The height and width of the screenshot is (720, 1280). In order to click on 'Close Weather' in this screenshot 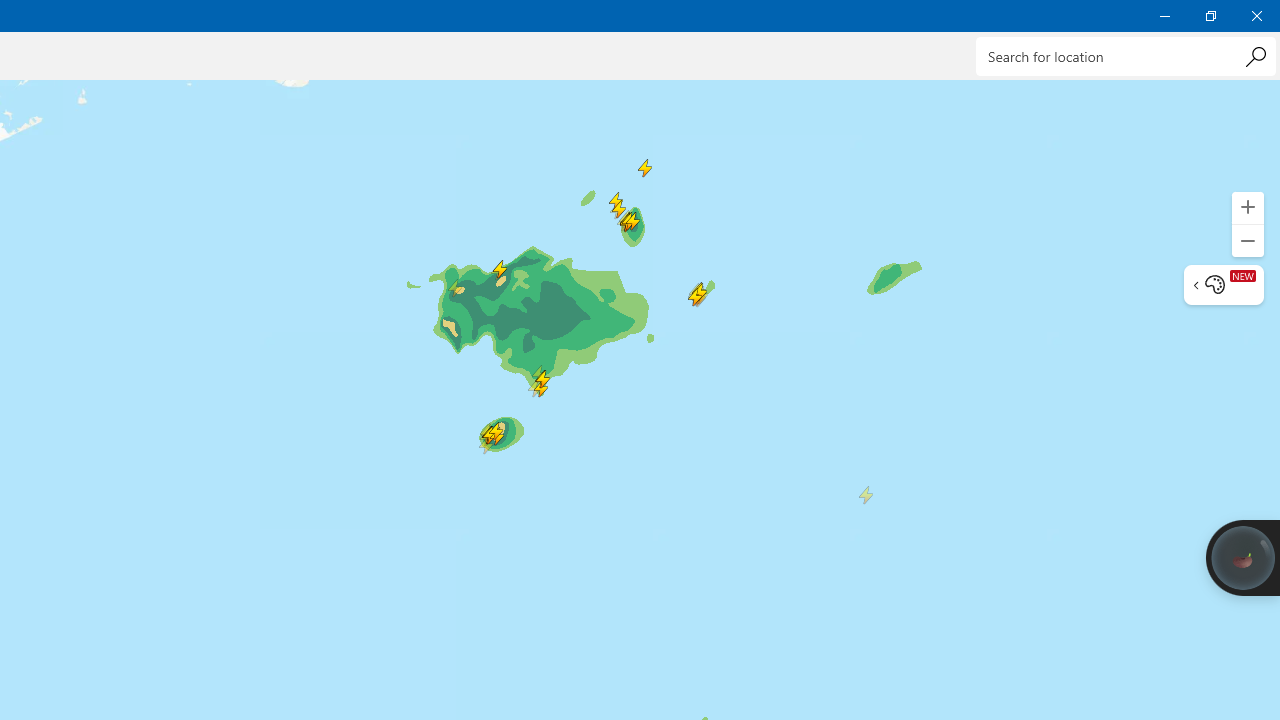, I will do `click(1255, 15)`.